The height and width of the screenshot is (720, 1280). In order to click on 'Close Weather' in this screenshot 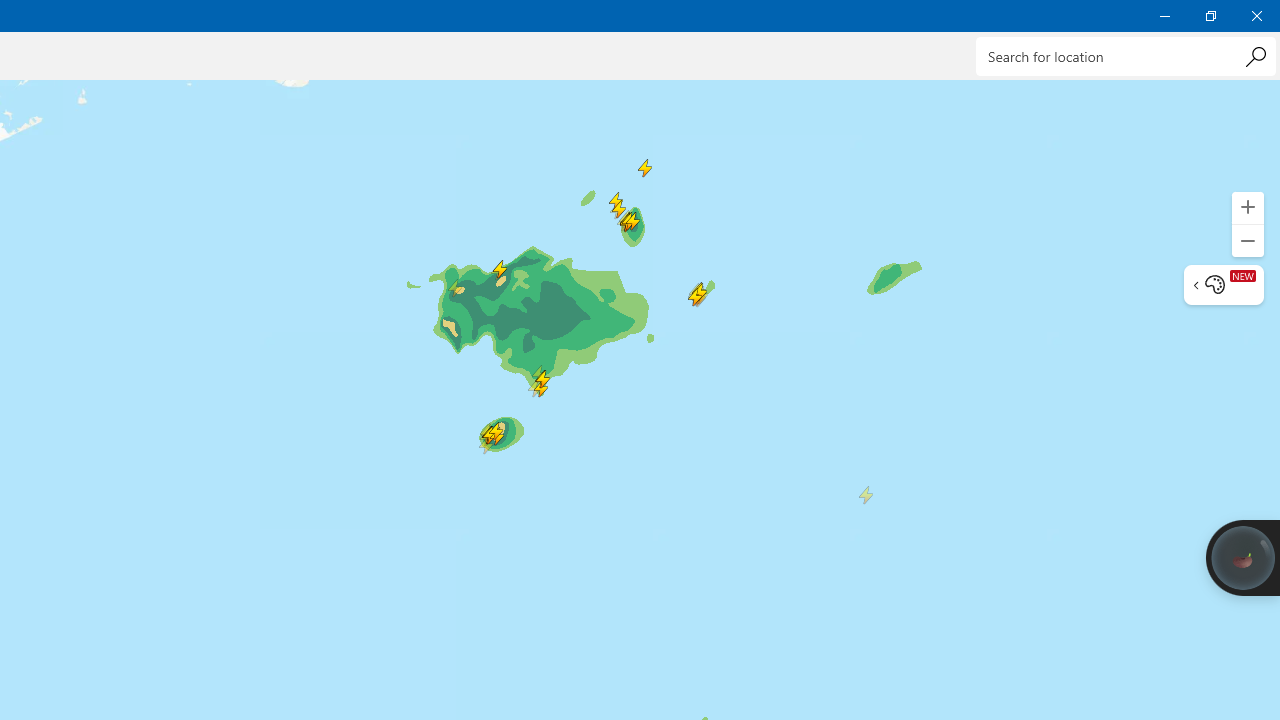, I will do `click(1255, 15)`.